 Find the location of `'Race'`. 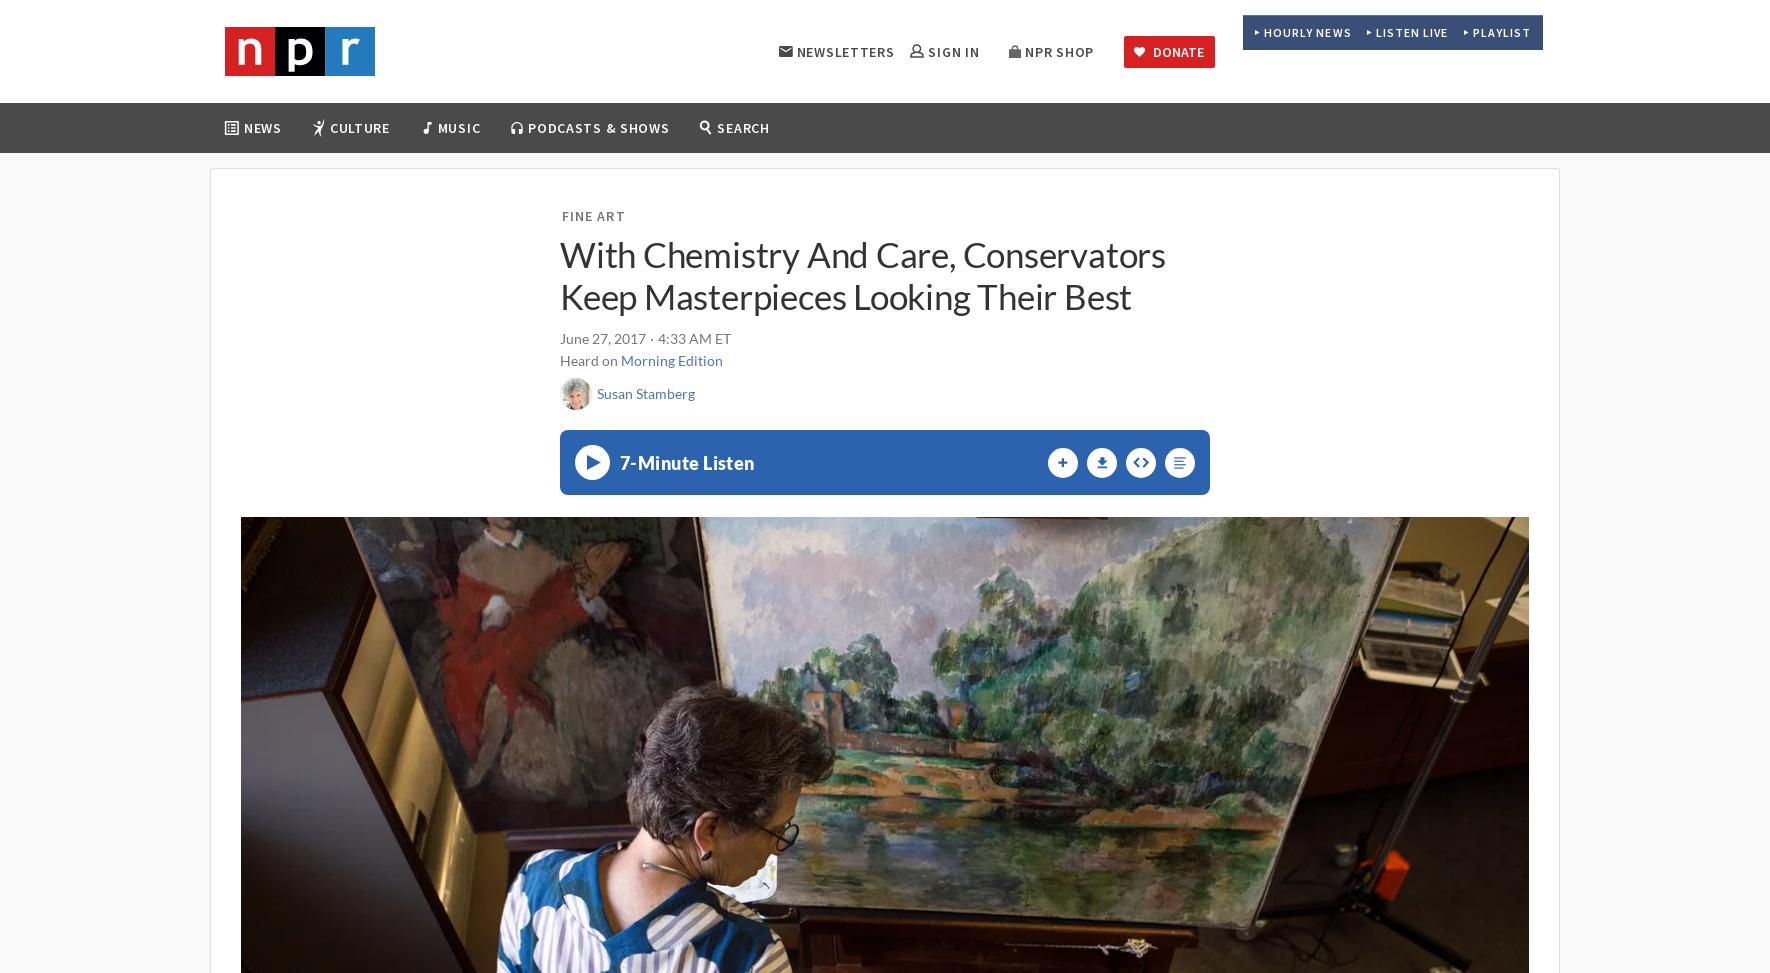

'Race' is located at coordinates (355, 327).